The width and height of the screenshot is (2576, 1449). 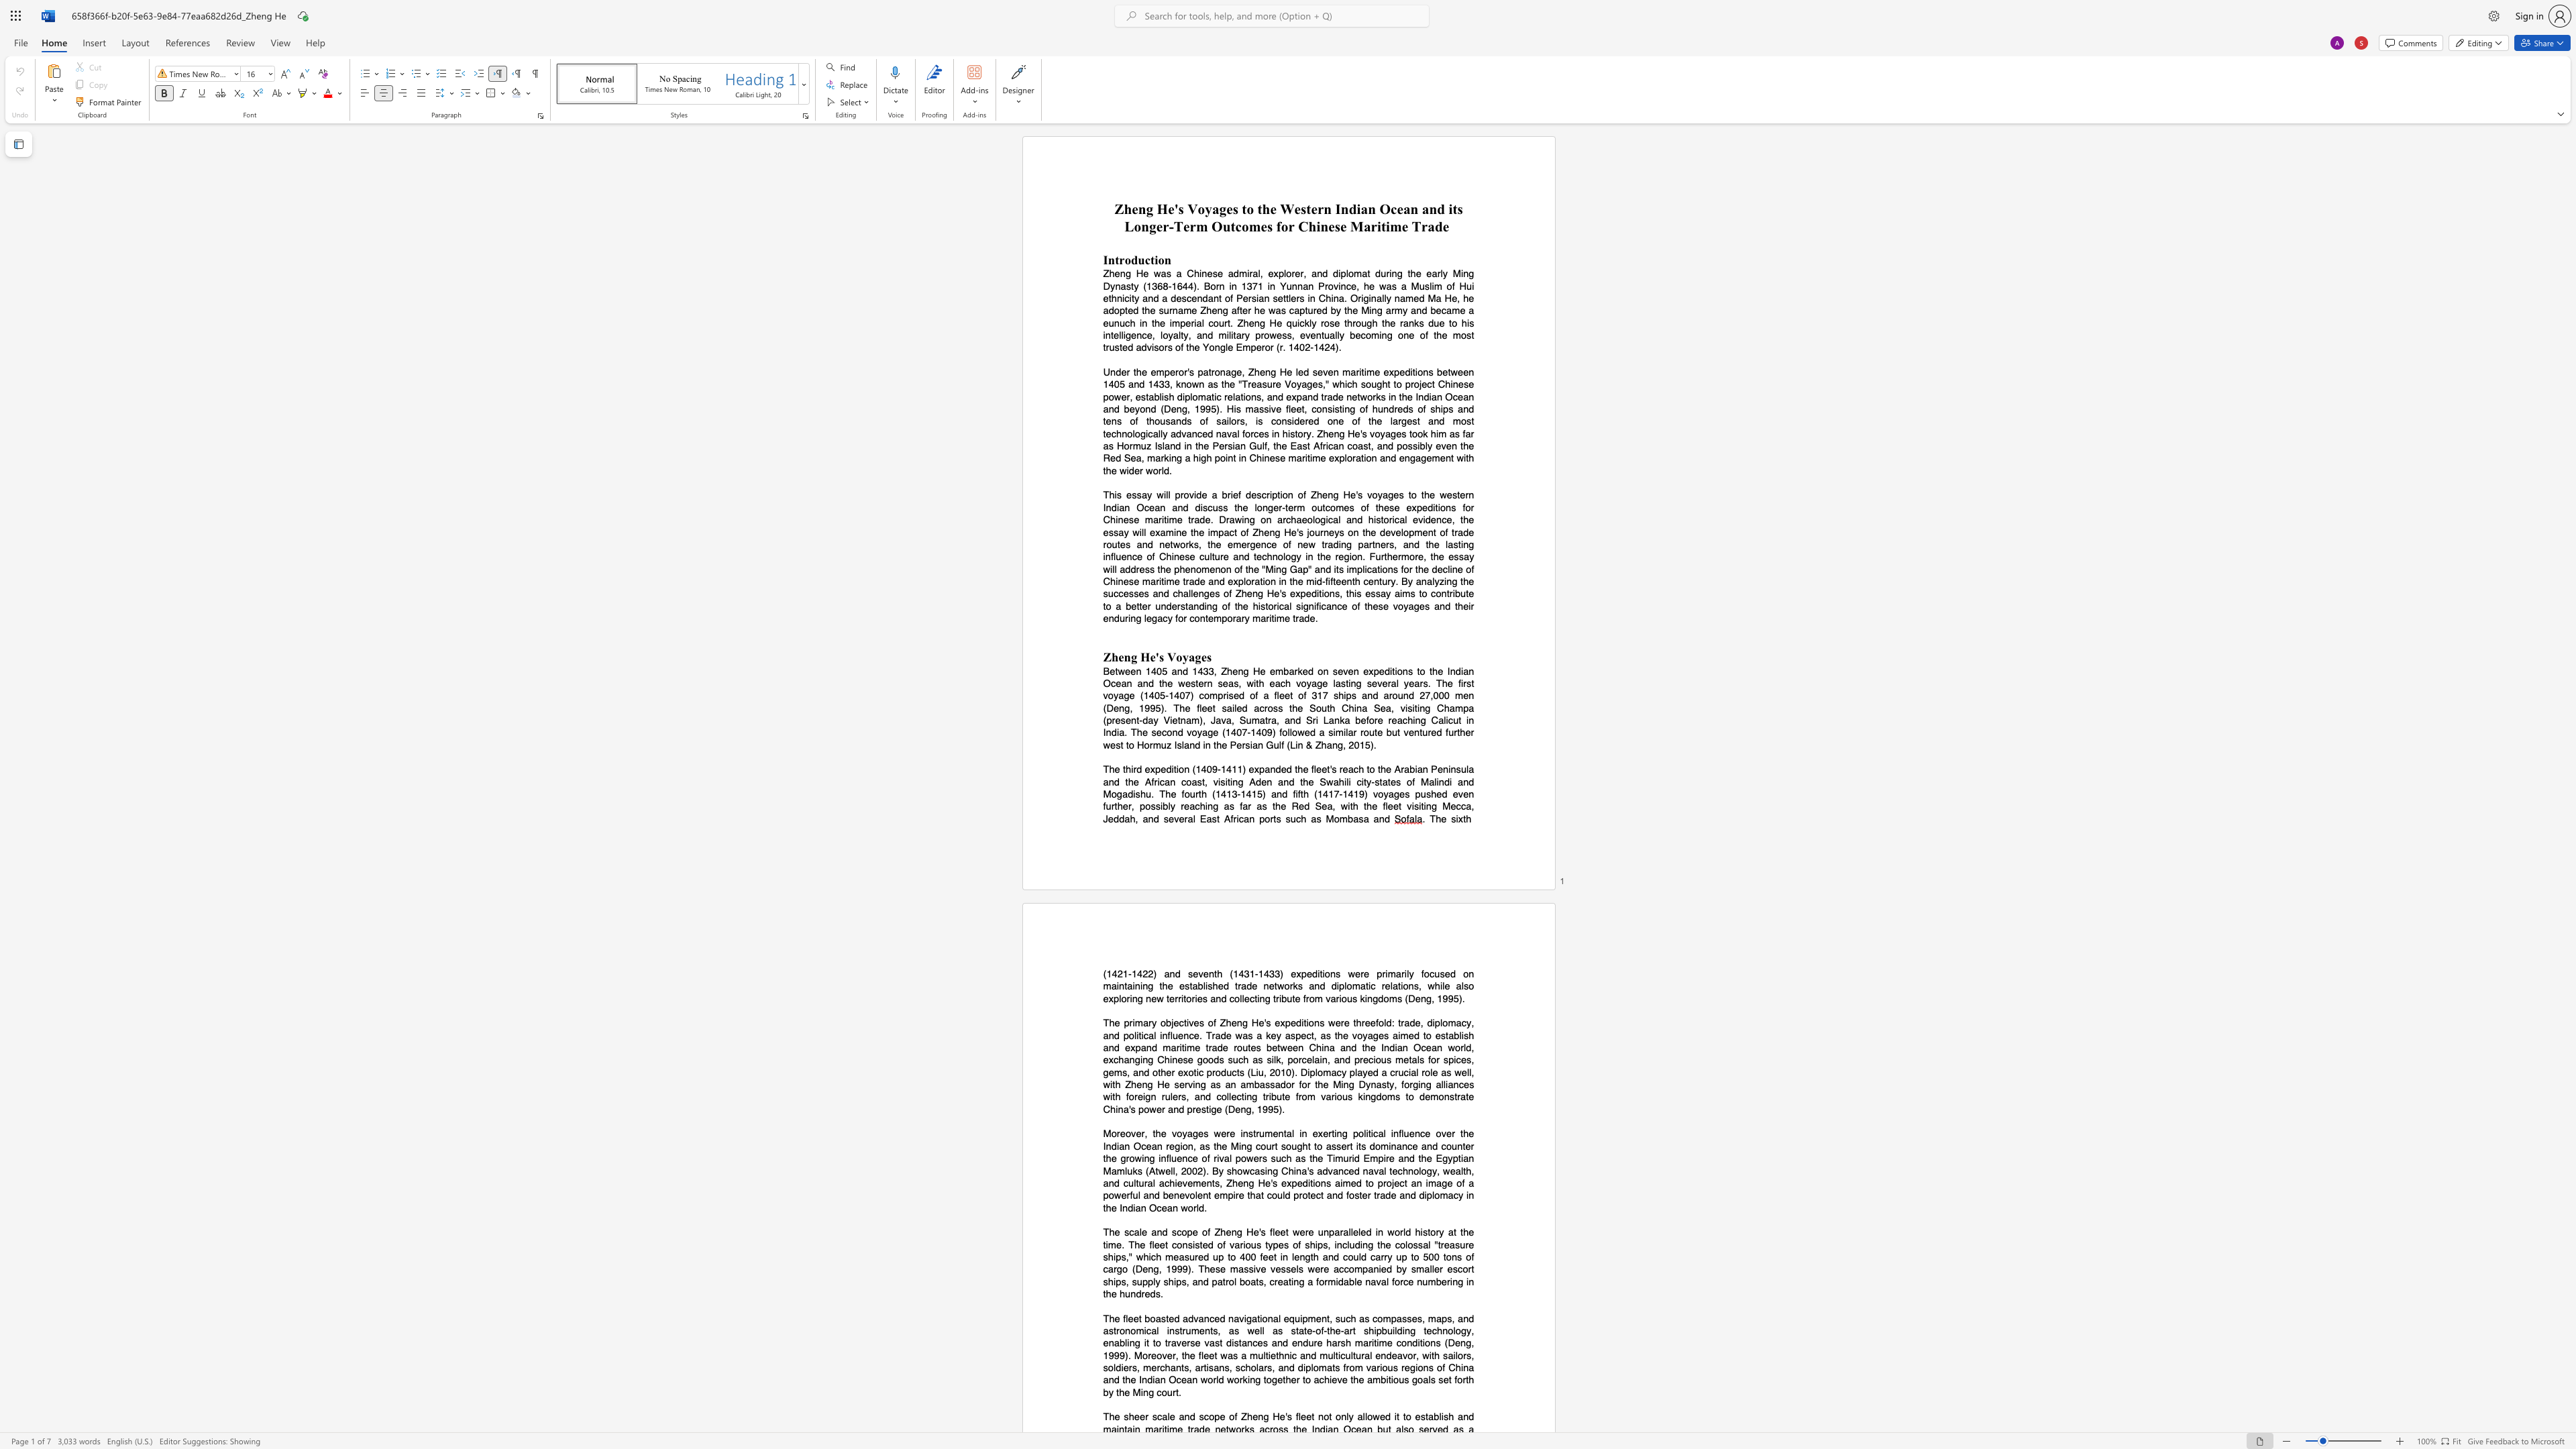 What do you see at coordinates (1256, 1035) in the screenshot?
I see `the subset text "a key aspect, as the voyages a" within the text "of Zheng He"` at bounding box center [1256, 1035].